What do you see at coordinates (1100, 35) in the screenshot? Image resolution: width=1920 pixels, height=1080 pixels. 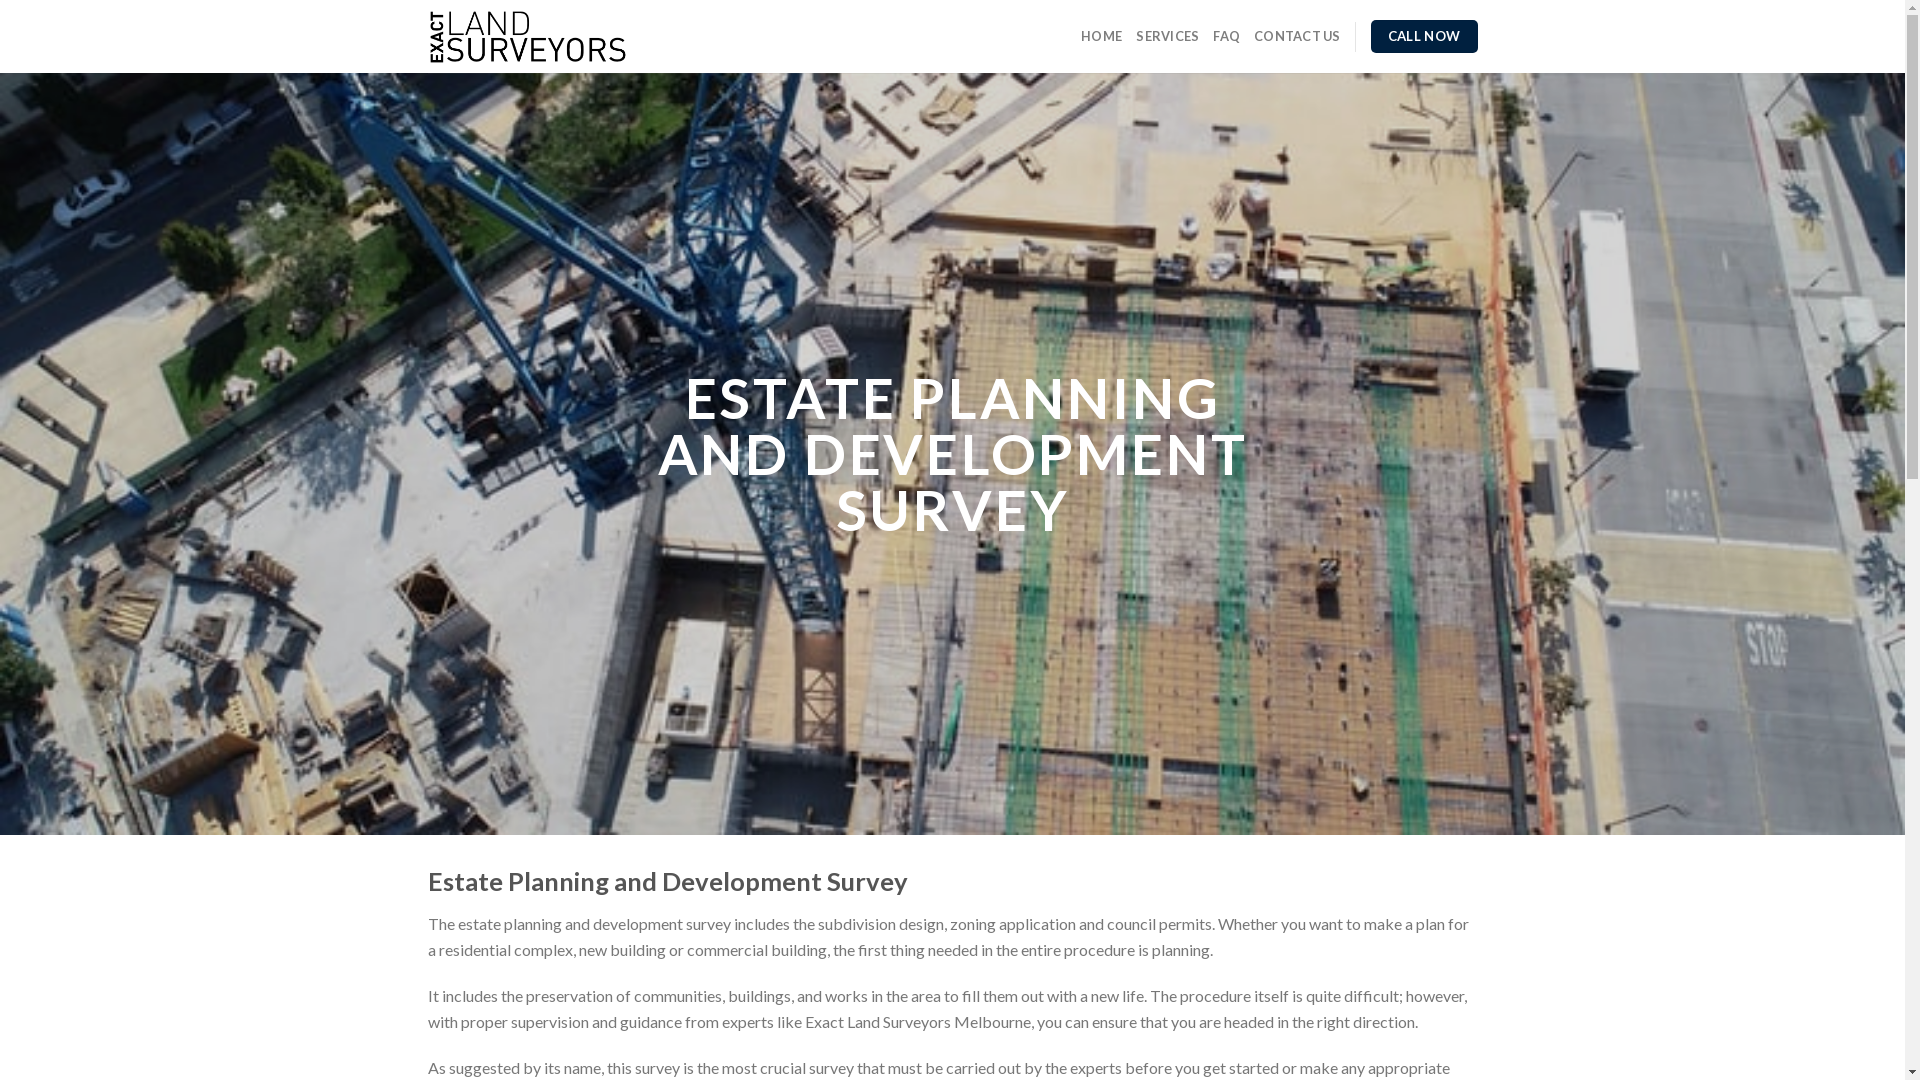 I see `'HOME'` at bounding box center [1100, 35].